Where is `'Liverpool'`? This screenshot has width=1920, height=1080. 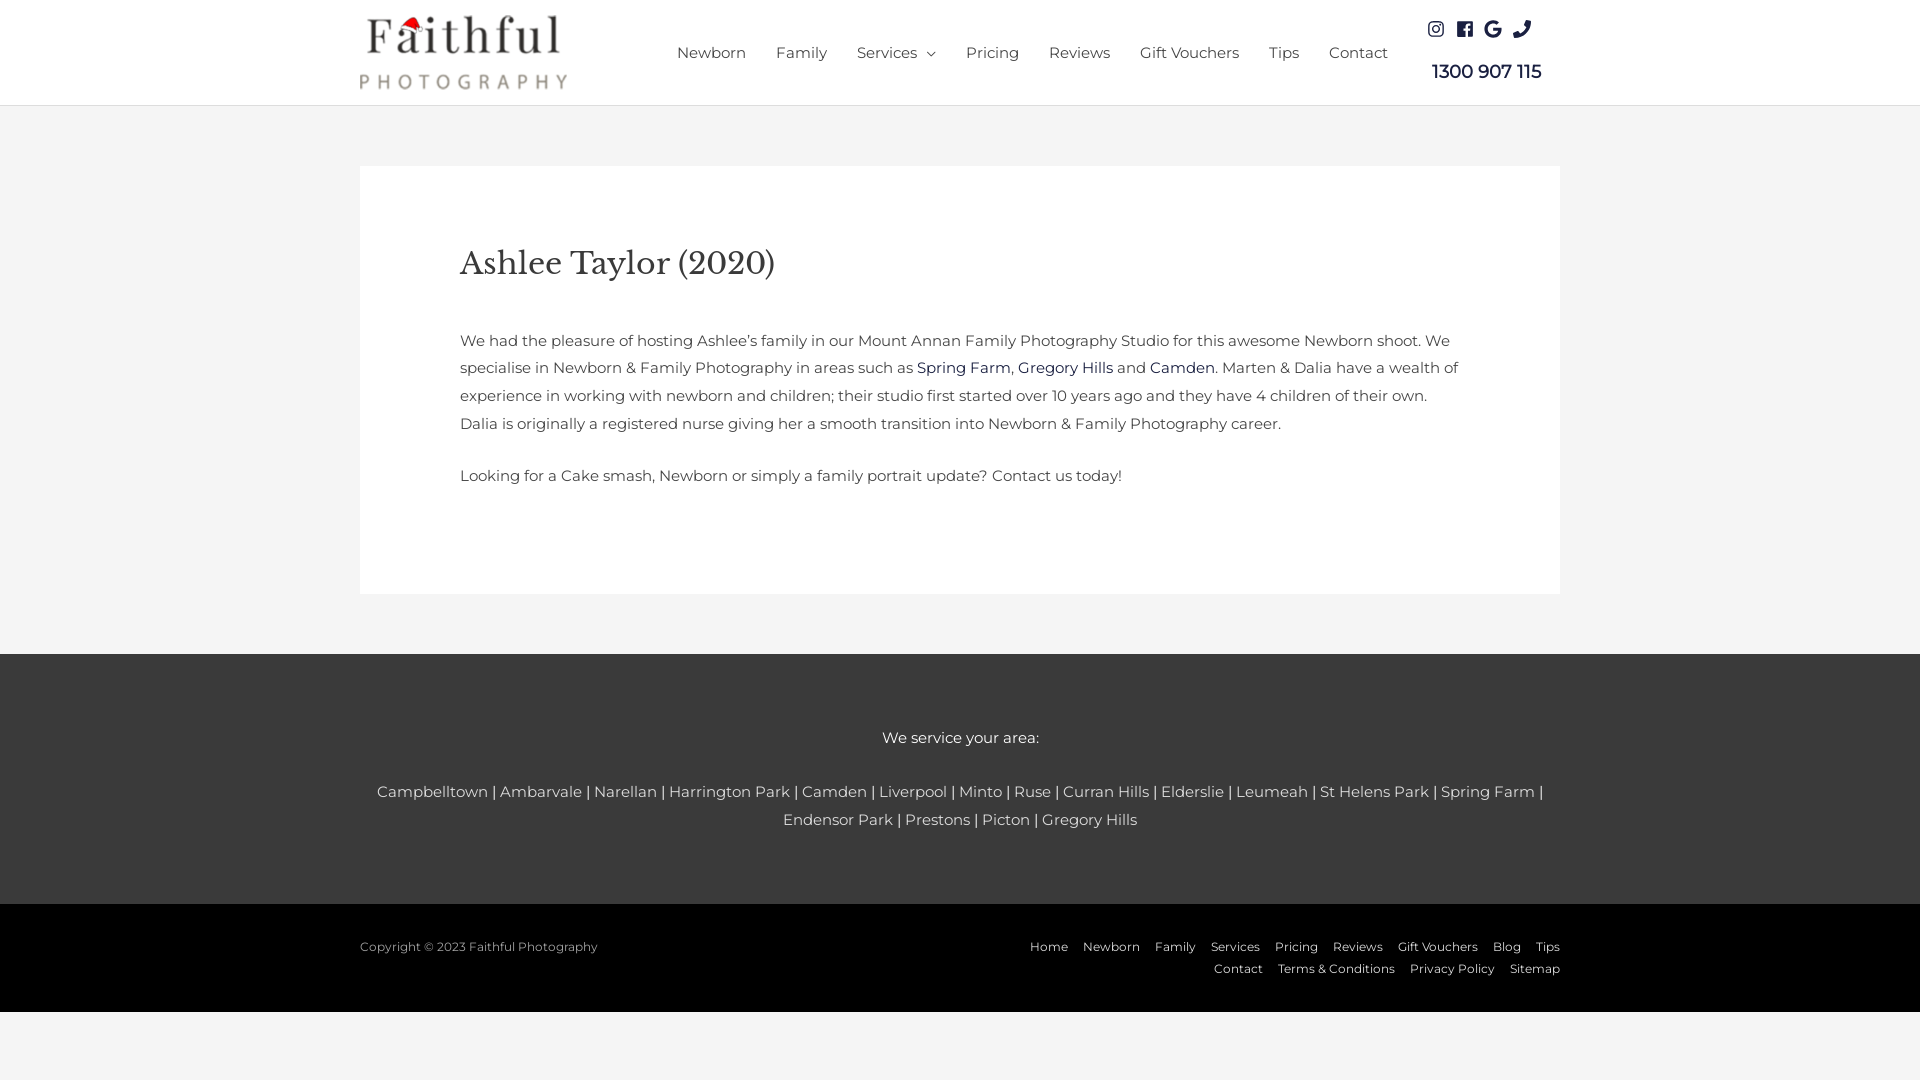
'Liverpool' is located at coordinates (878, 790).